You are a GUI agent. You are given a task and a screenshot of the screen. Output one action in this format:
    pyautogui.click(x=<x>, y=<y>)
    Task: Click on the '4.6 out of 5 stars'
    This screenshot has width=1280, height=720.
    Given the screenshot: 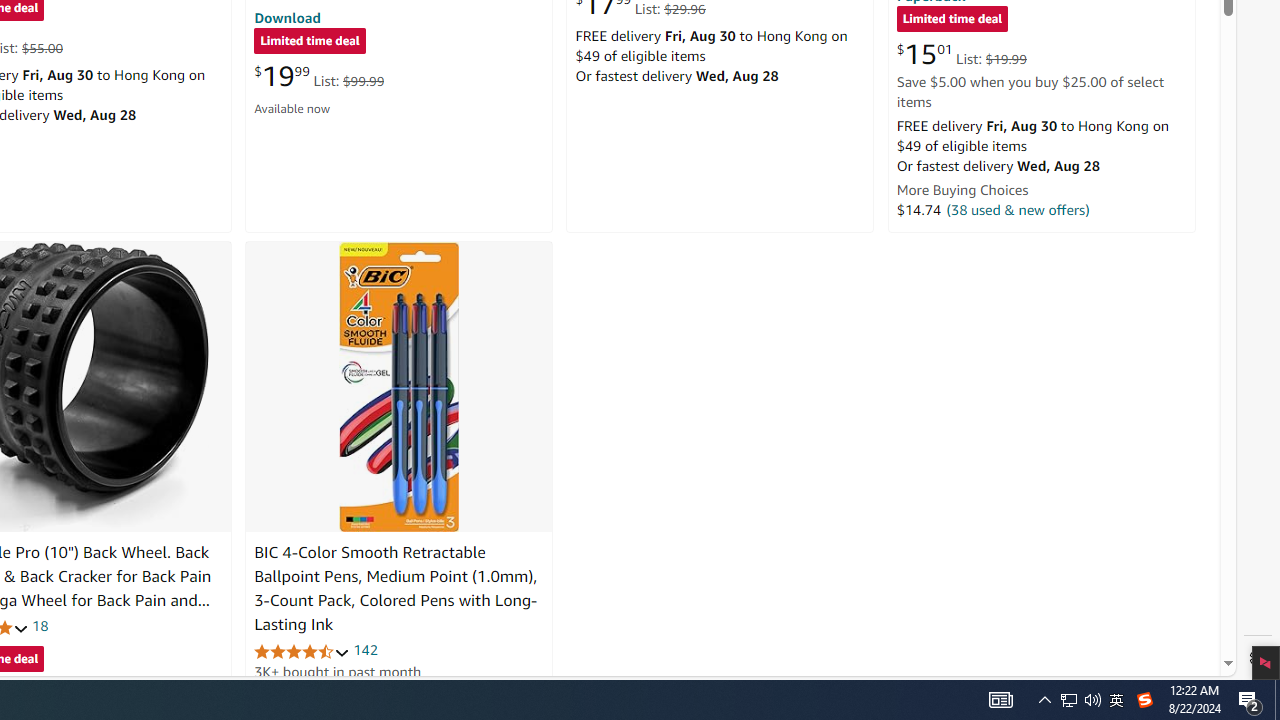 What is the action you would take?
    pyautogui.click(x=301, y=651)
    